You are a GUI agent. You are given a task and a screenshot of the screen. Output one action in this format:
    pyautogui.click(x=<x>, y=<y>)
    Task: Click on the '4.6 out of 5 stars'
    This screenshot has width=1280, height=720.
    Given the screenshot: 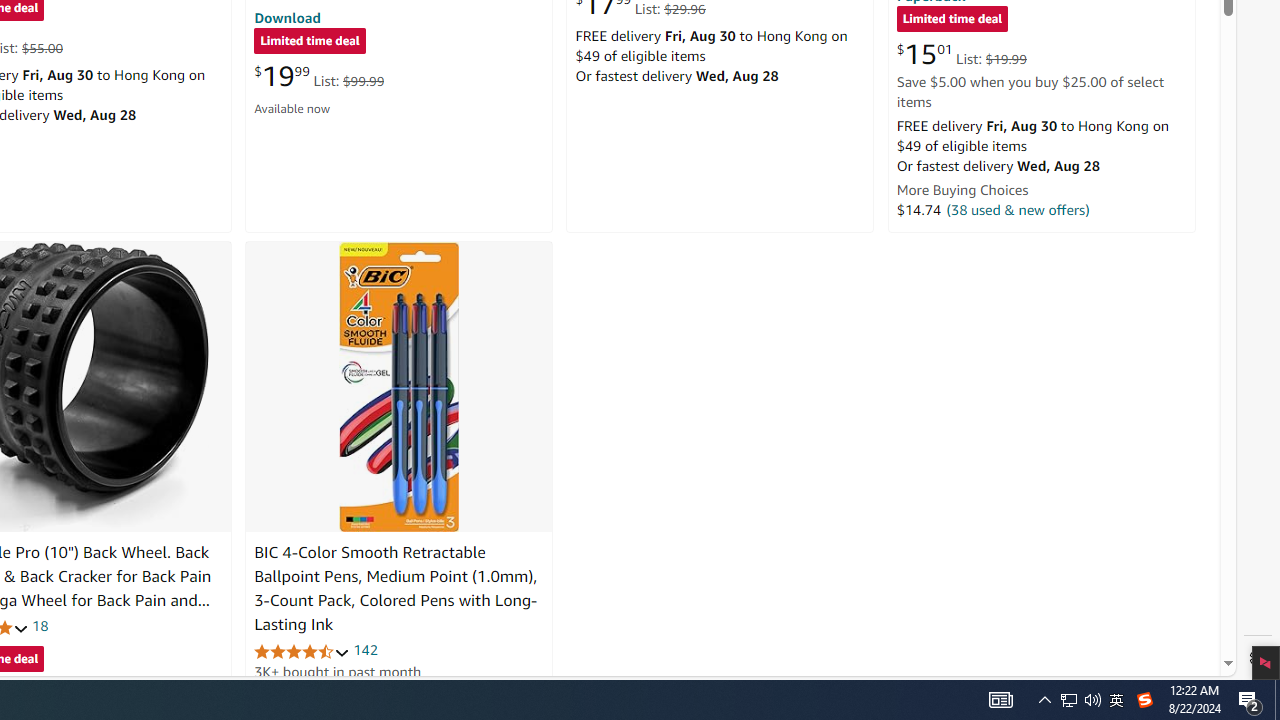 What is the action you would take?
    pyautogui.click(x=301, y=651)
    